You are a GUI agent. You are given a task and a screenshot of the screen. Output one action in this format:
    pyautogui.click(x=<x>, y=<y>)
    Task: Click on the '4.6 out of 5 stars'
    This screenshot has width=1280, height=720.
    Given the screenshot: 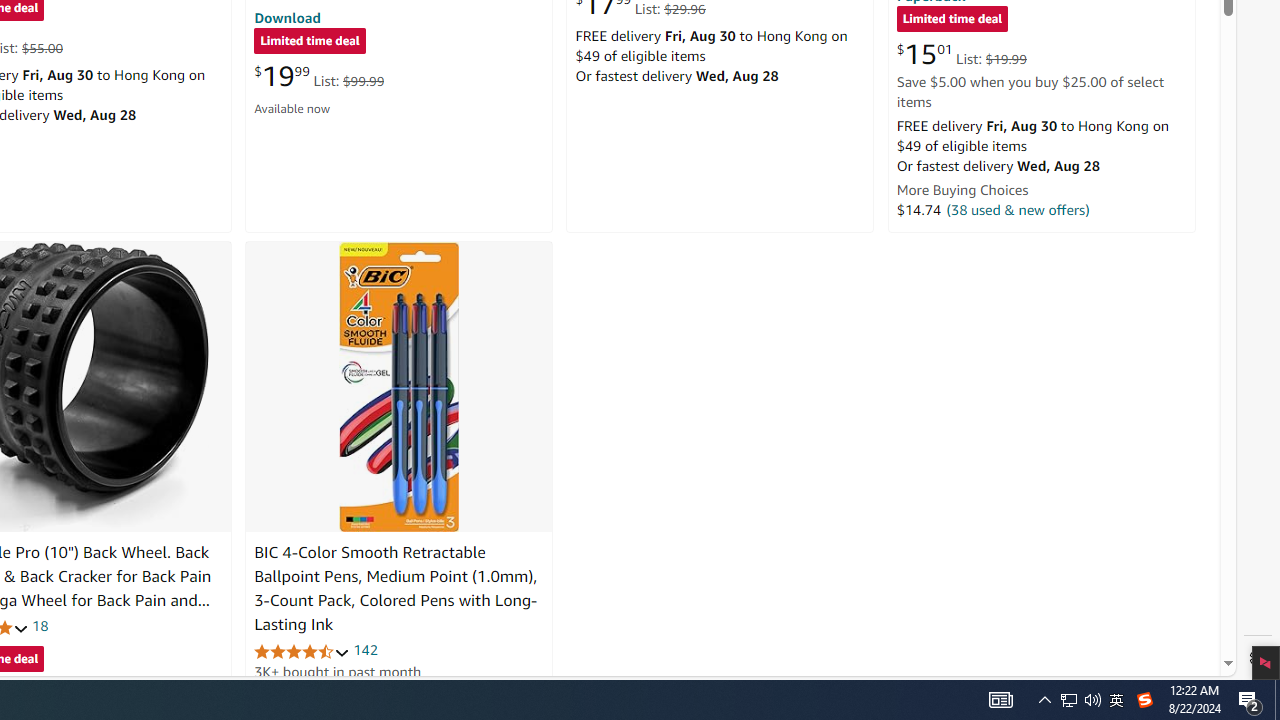 What is the action you would take?
    pyautogui.click(x=301, y=651)
    